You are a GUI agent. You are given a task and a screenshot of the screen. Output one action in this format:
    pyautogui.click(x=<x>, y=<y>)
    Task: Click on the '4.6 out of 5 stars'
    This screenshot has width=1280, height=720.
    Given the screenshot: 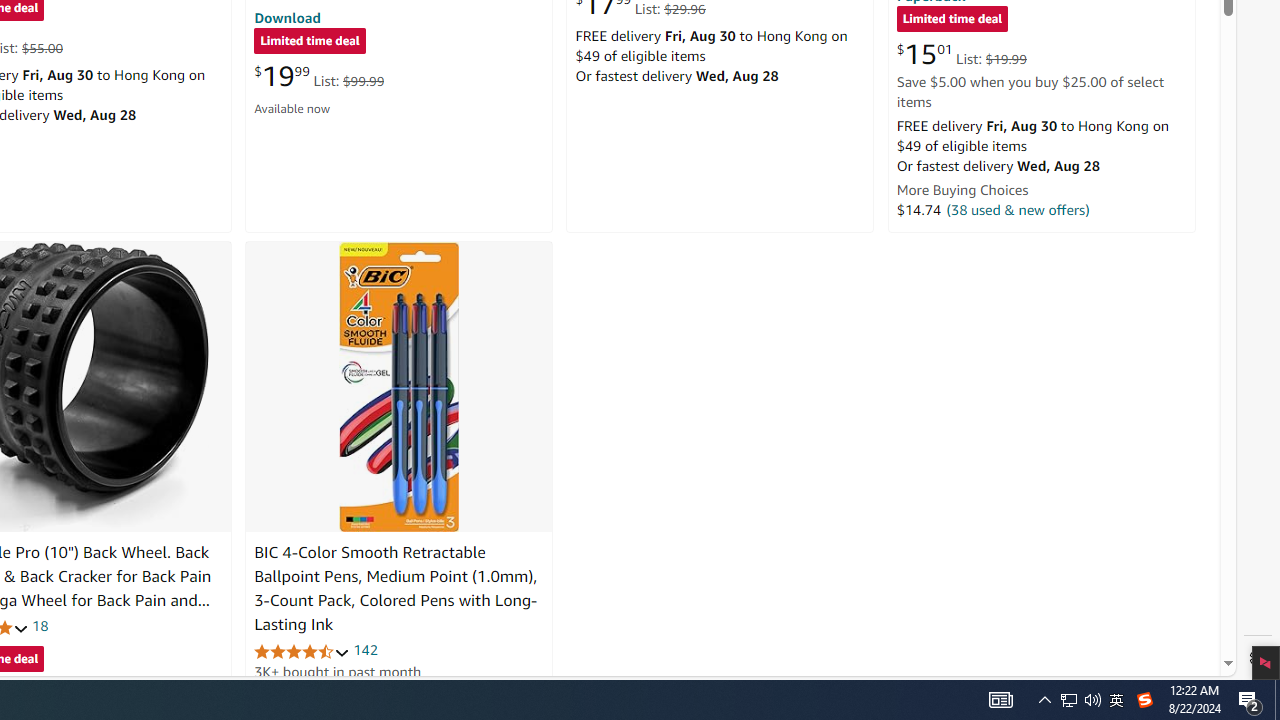 What is the action you would take?
    pyautogui.click(x=301, y=651)
    